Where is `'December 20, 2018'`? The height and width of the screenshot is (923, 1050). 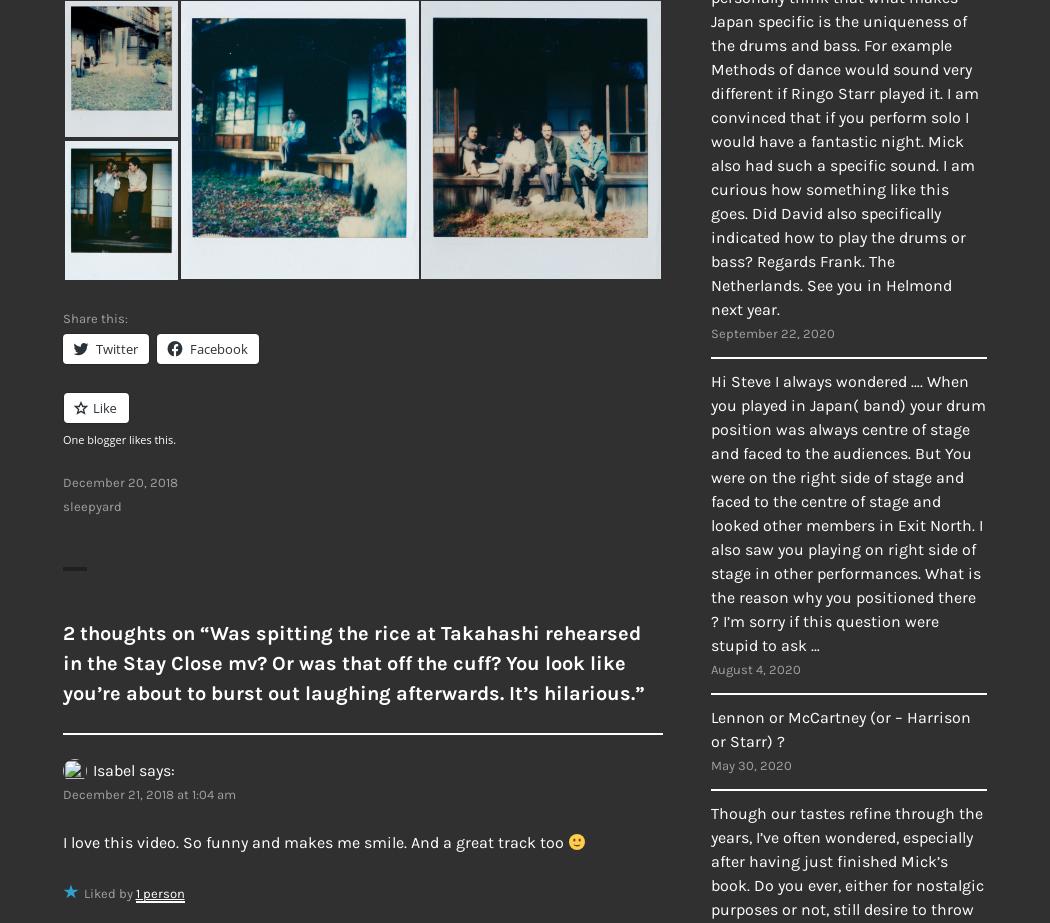
'December 20, 2018' is located at coordinates (119, 481).